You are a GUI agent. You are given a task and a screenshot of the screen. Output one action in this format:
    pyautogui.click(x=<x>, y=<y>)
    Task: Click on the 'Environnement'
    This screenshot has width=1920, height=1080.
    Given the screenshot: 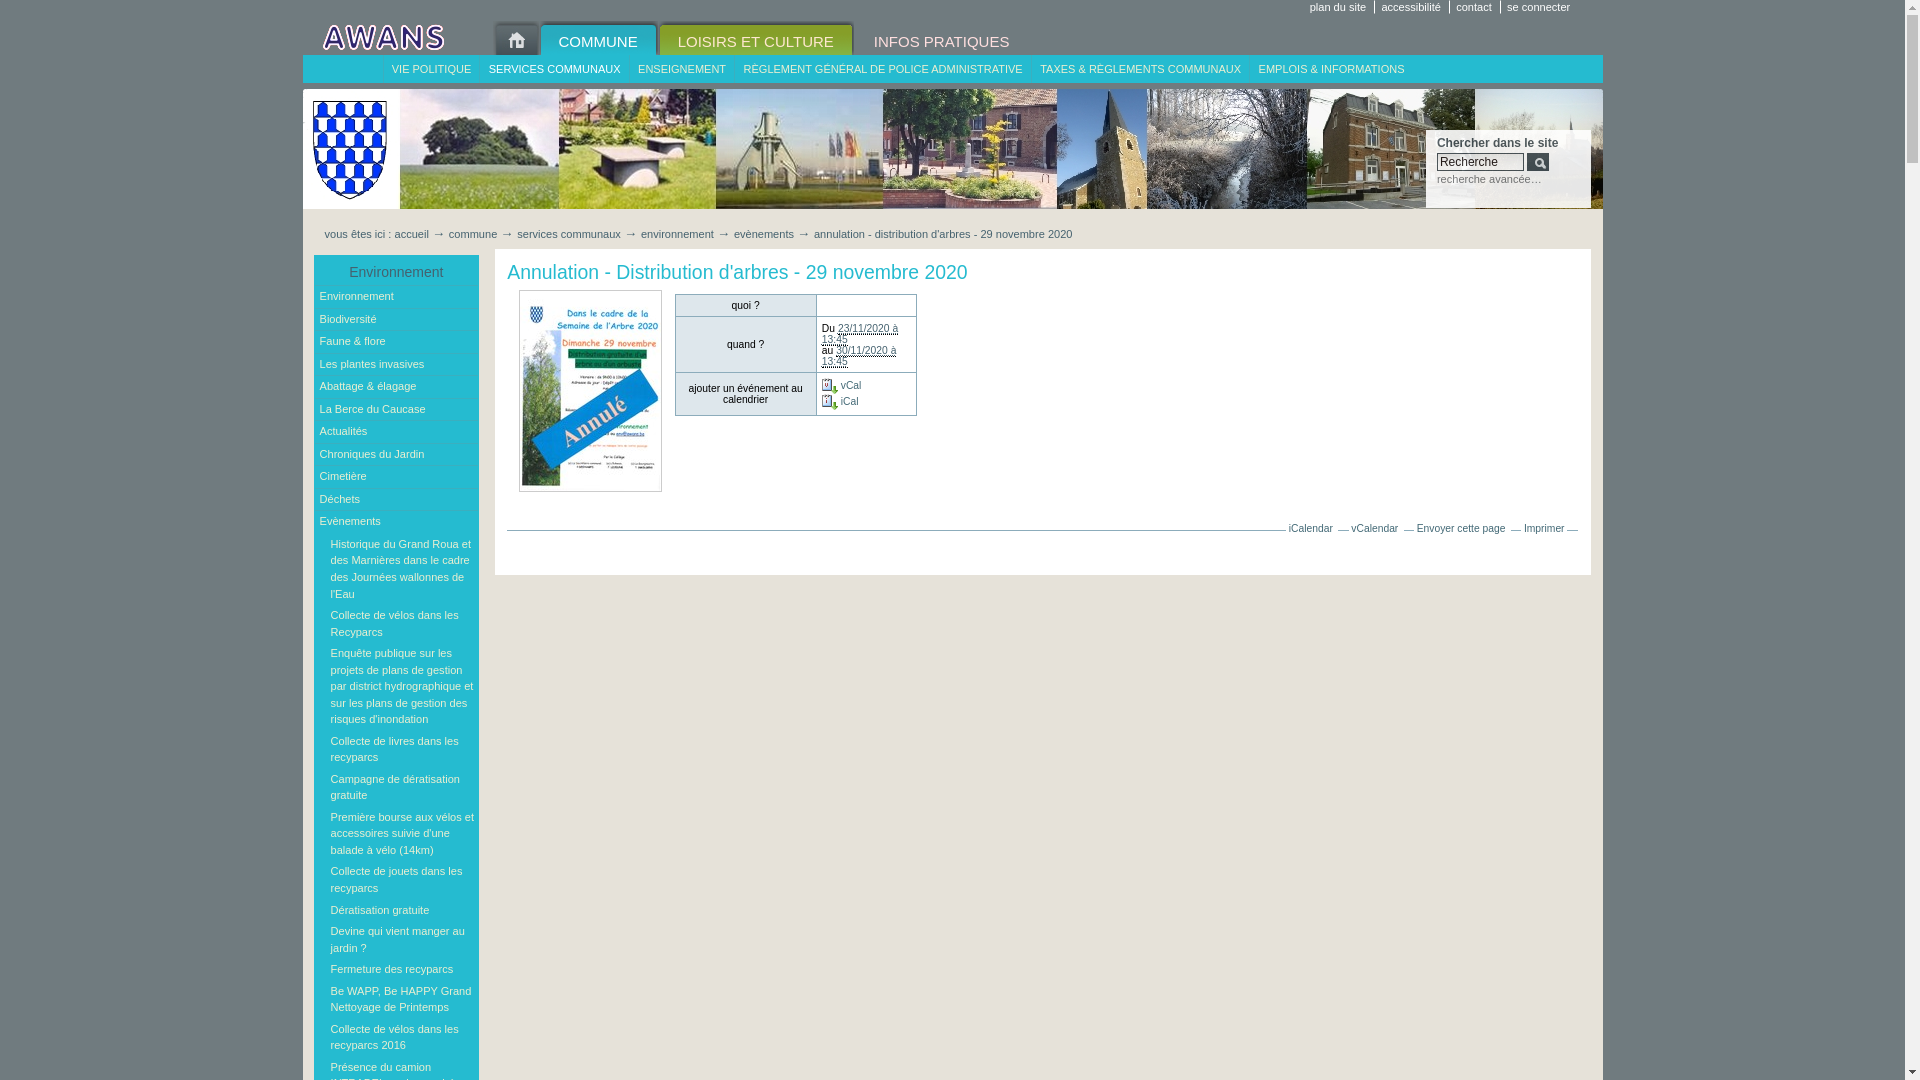 What is the action you would take?
    pyautogui.click(x=397, y=297)
    